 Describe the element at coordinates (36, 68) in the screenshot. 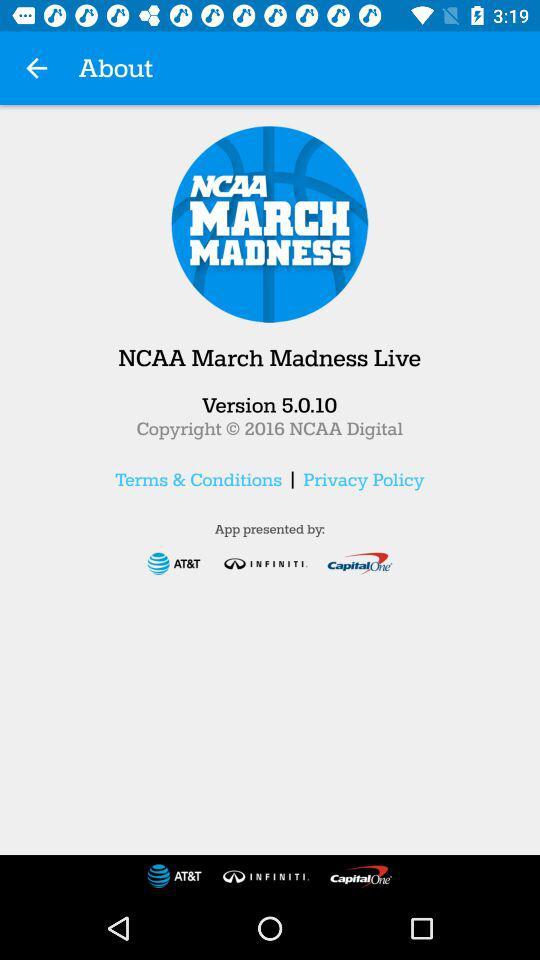

I see `icon next to the about app` at that location.